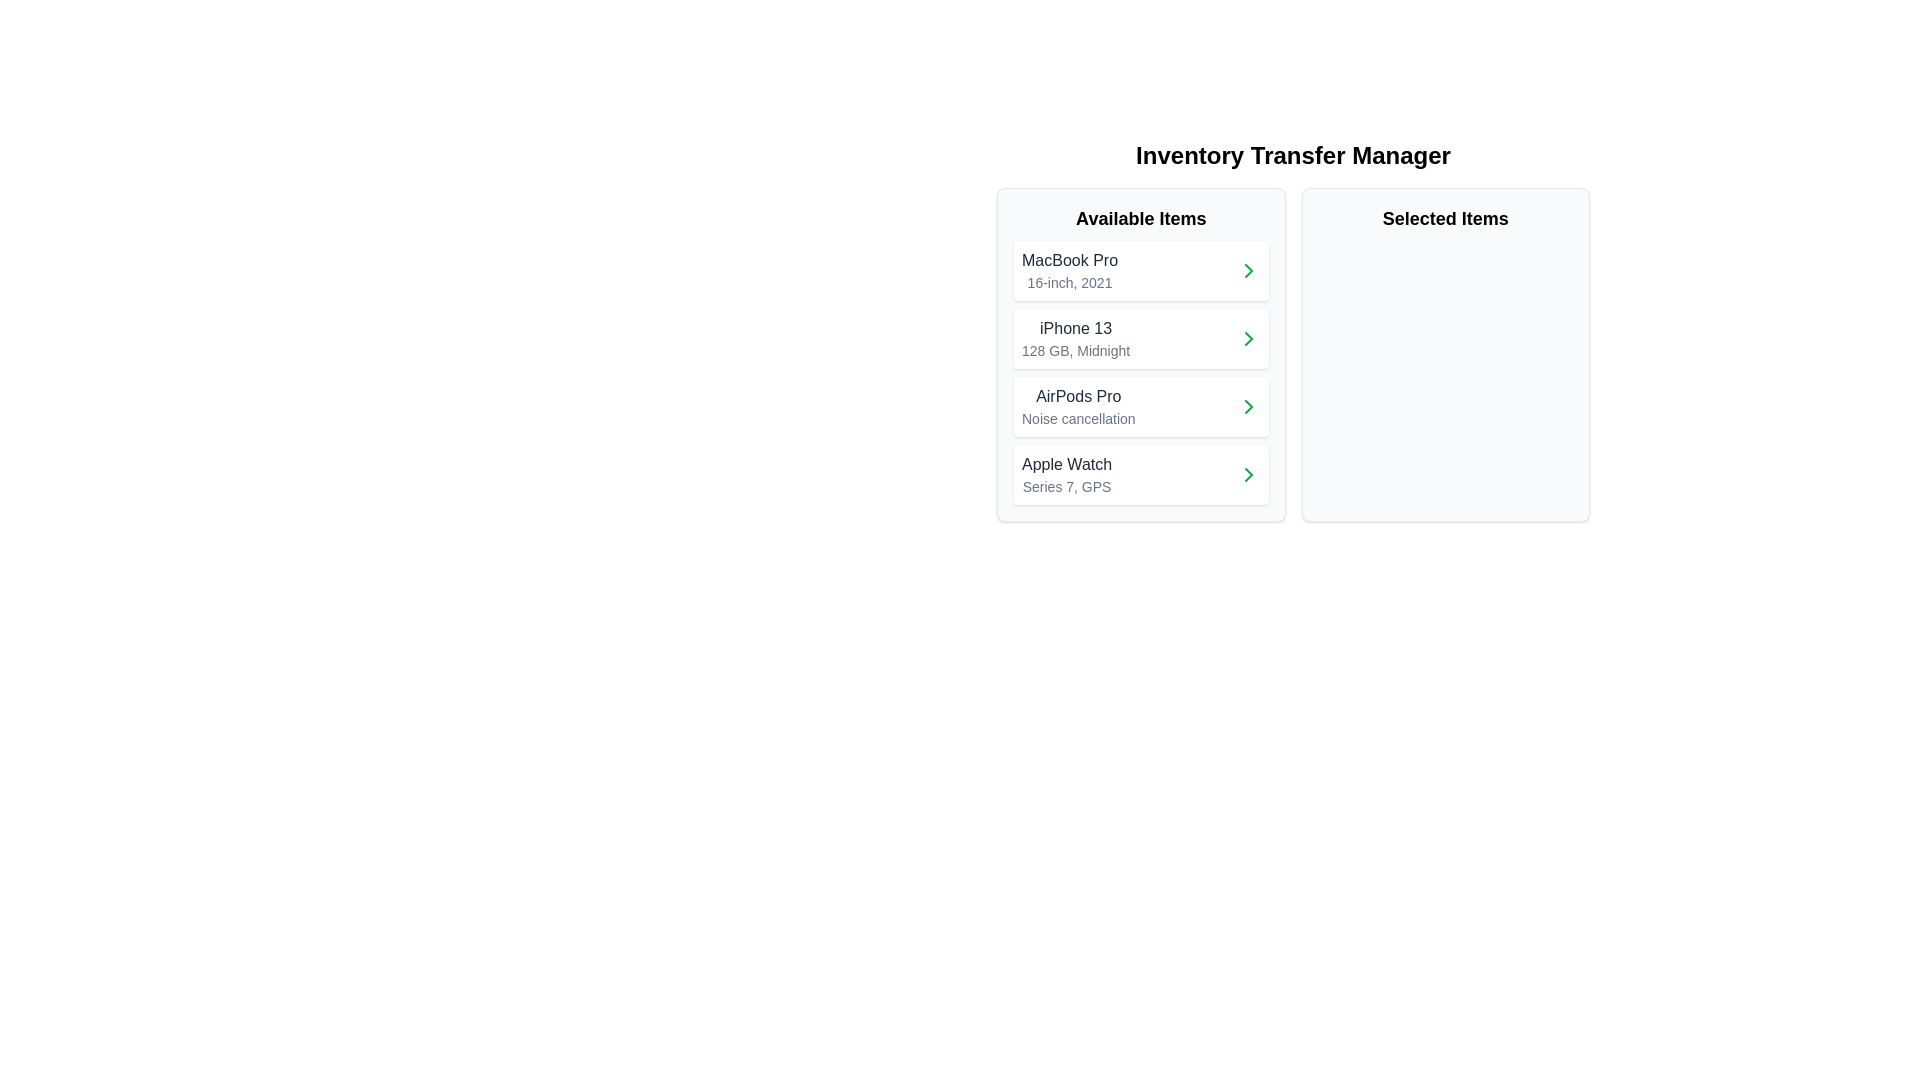  I want to click on the text label displaying 'AirPods Pro' located in the left panel labeled 'Available Items', which is the third entry in the list, positioned between 'iPhone 13' and 'Apple Watch', so click(1077, 397).